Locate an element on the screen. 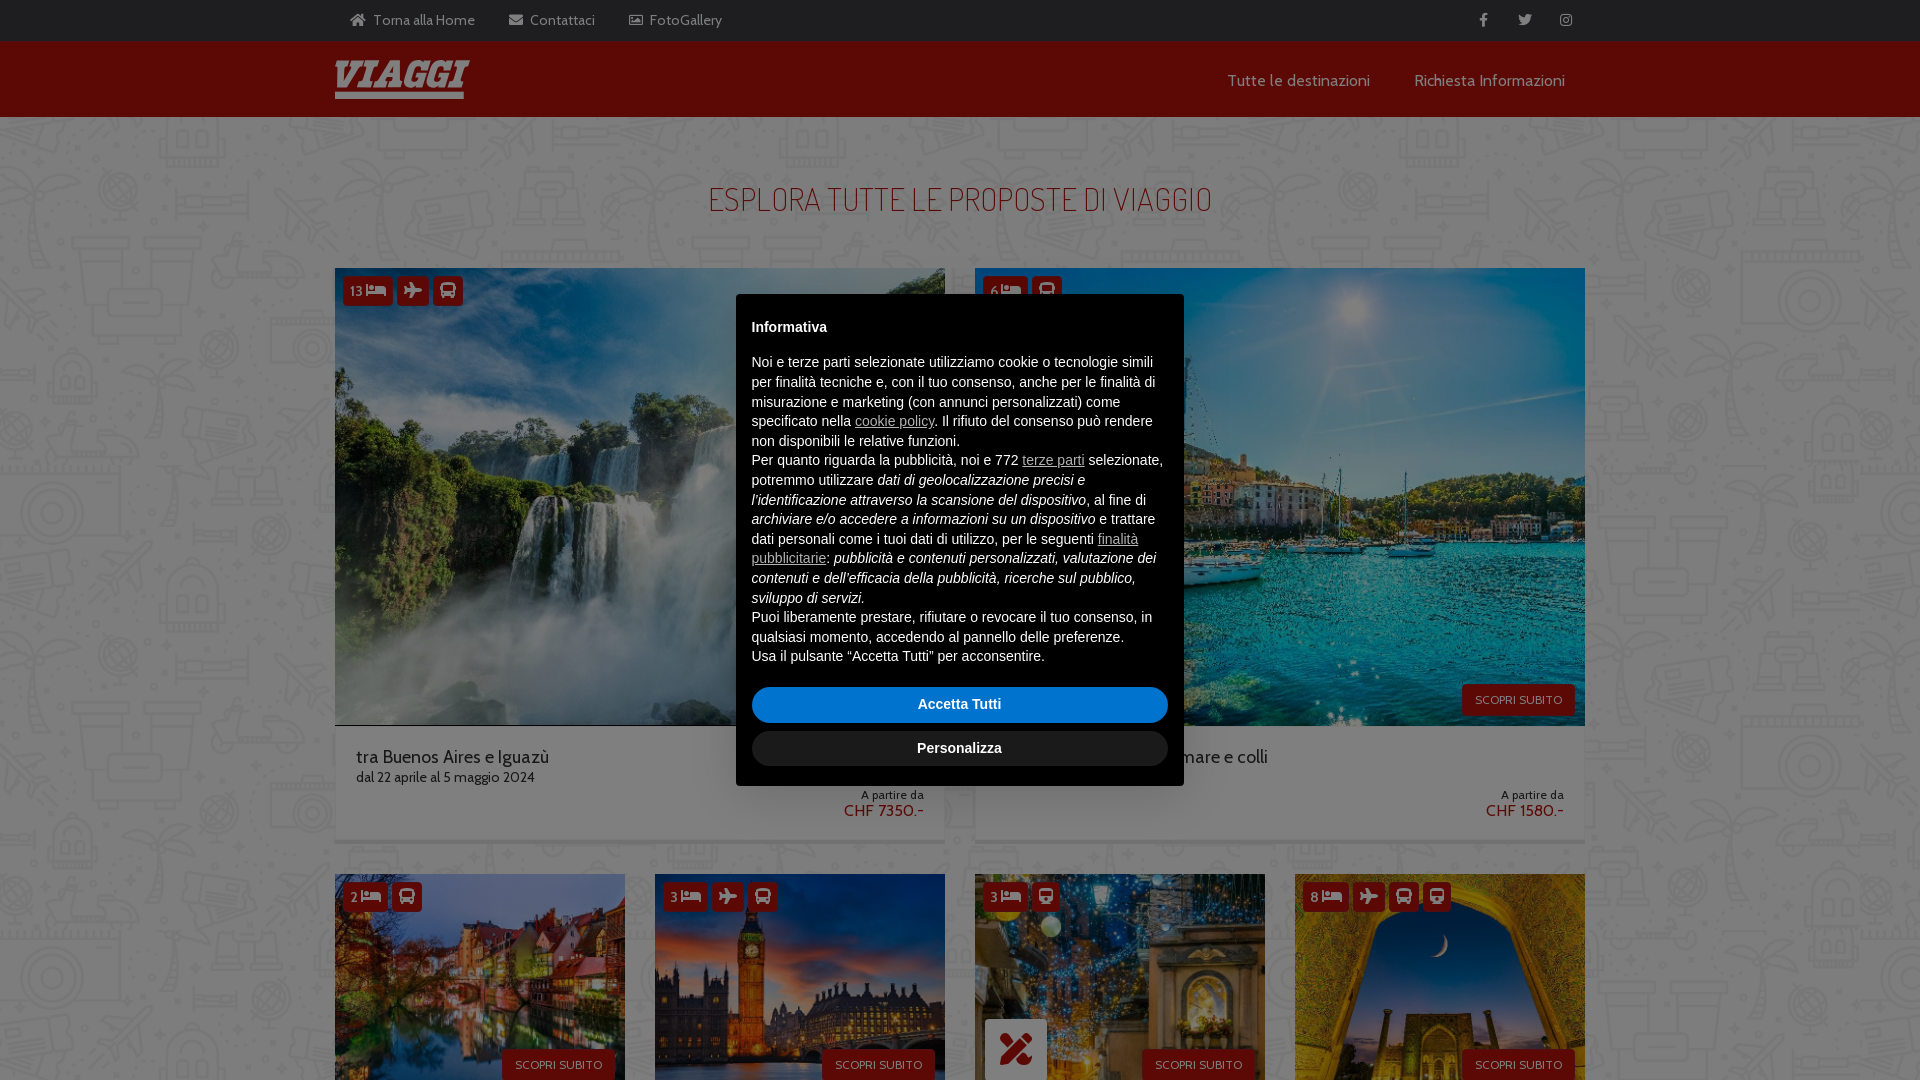  'Torna alla Home' is located at coordinates (335, 20).